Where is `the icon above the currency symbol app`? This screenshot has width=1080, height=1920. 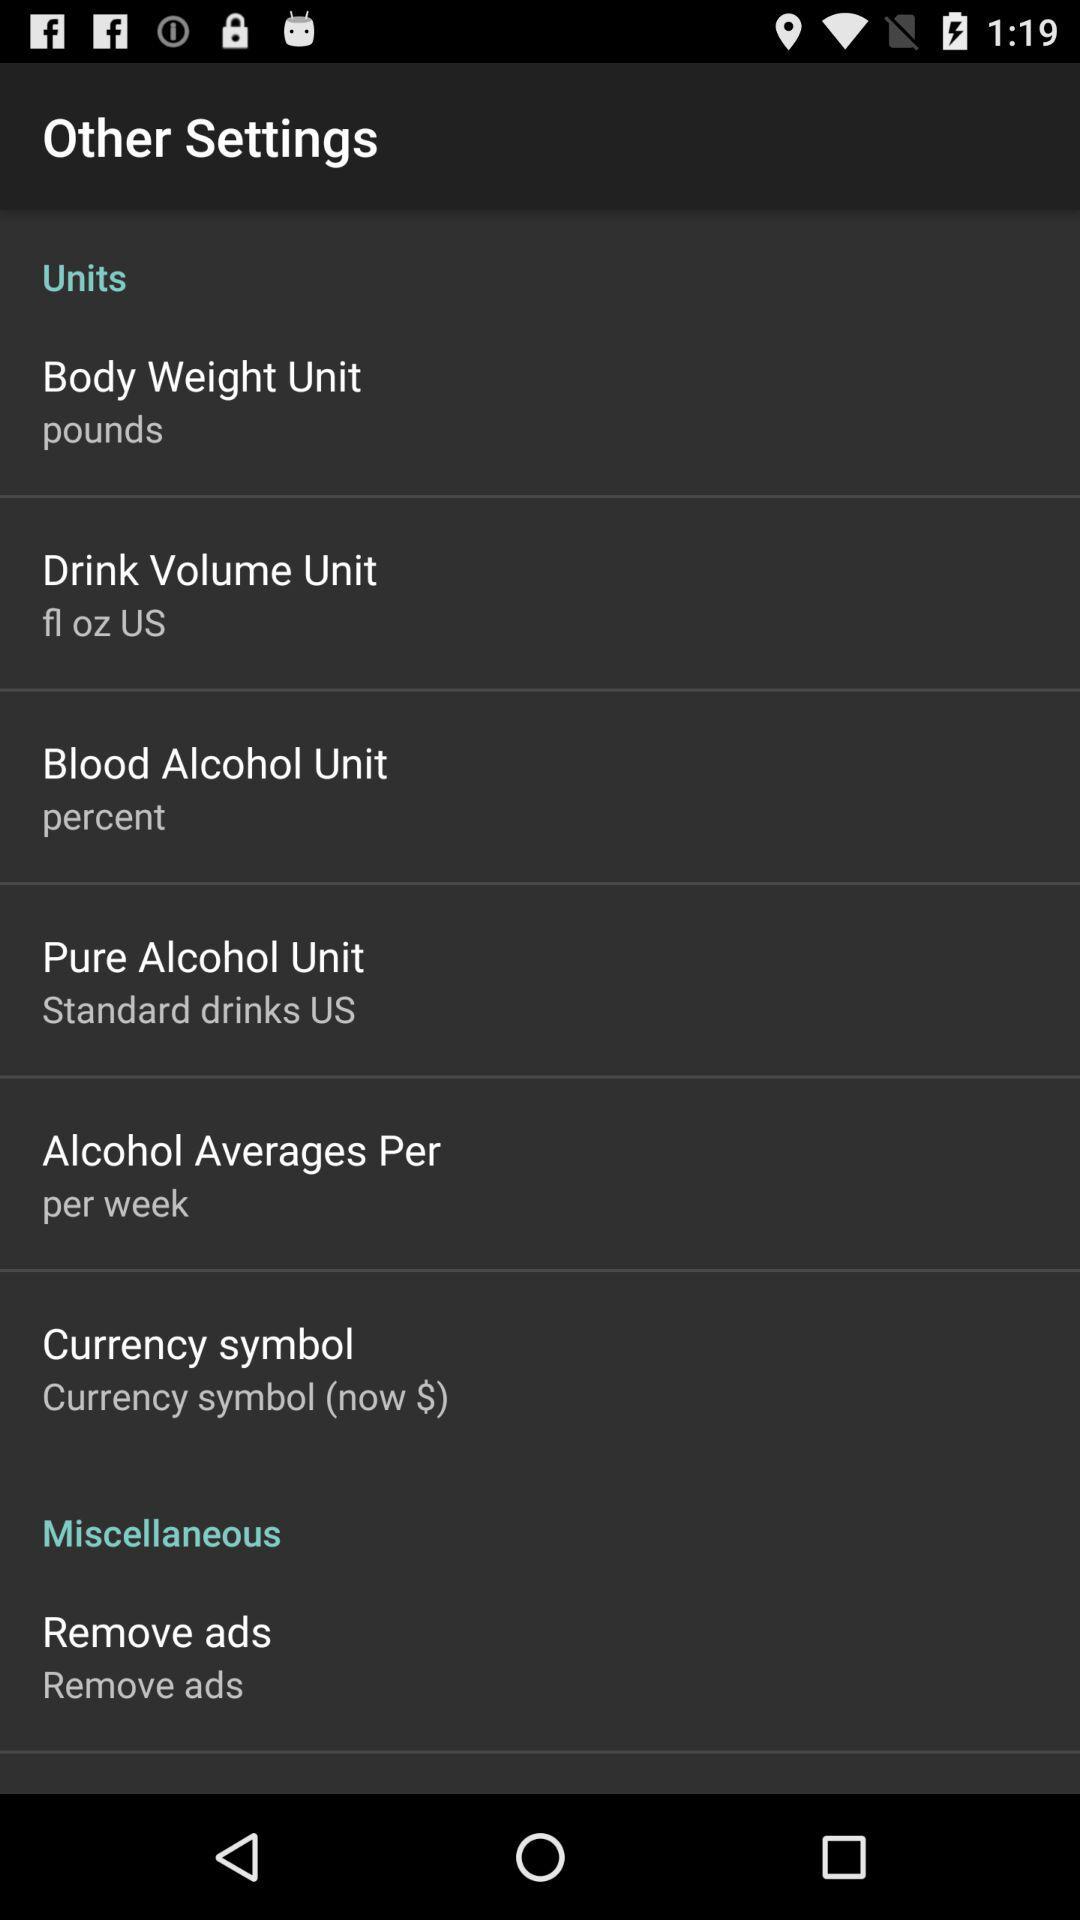 the icon above the currency symbol app is located at coordinates (115, 1201).